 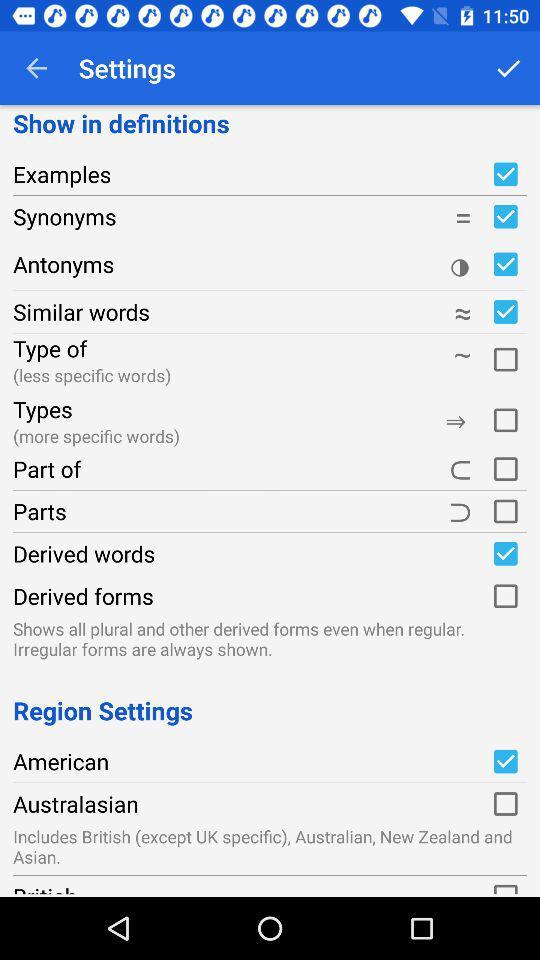 What do you see at coordinates (504, 804) in the screenshot?
I see `checkbox` at bounding box center [504, 804].